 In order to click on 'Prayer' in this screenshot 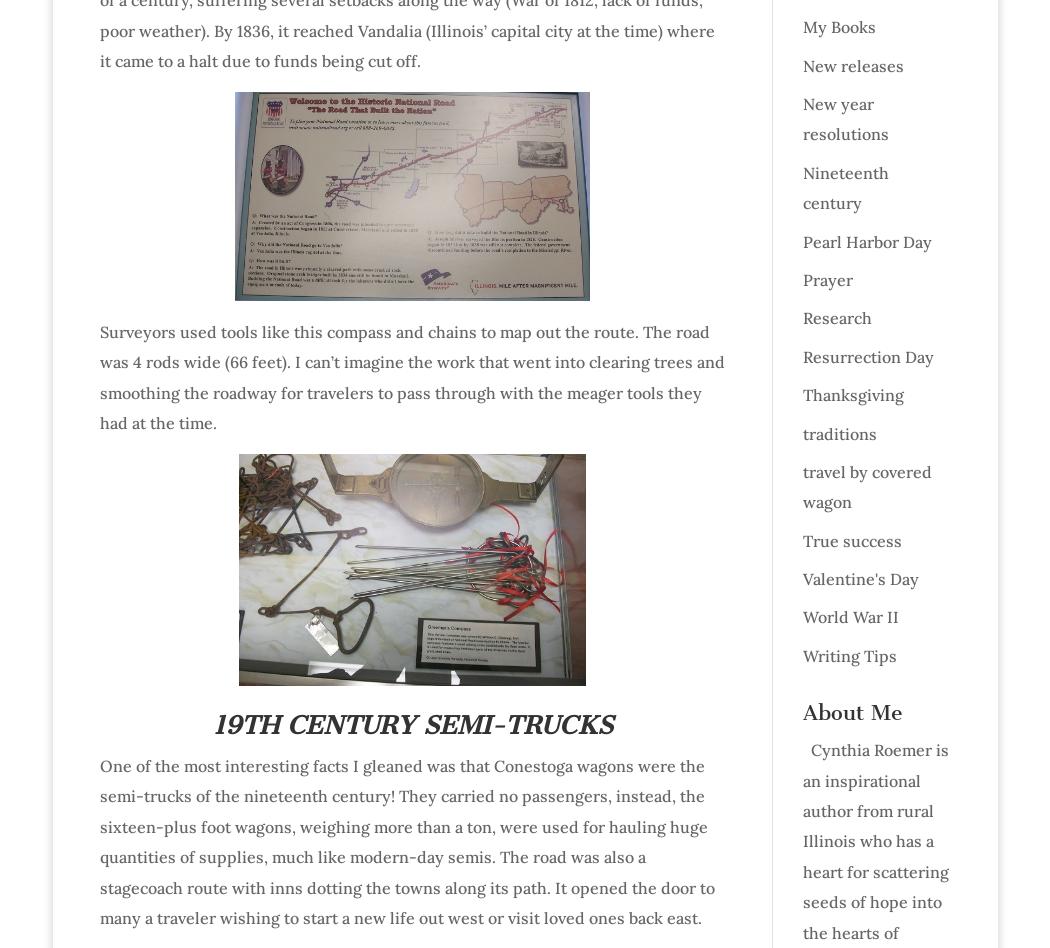, I will do `click(826, 278)`.